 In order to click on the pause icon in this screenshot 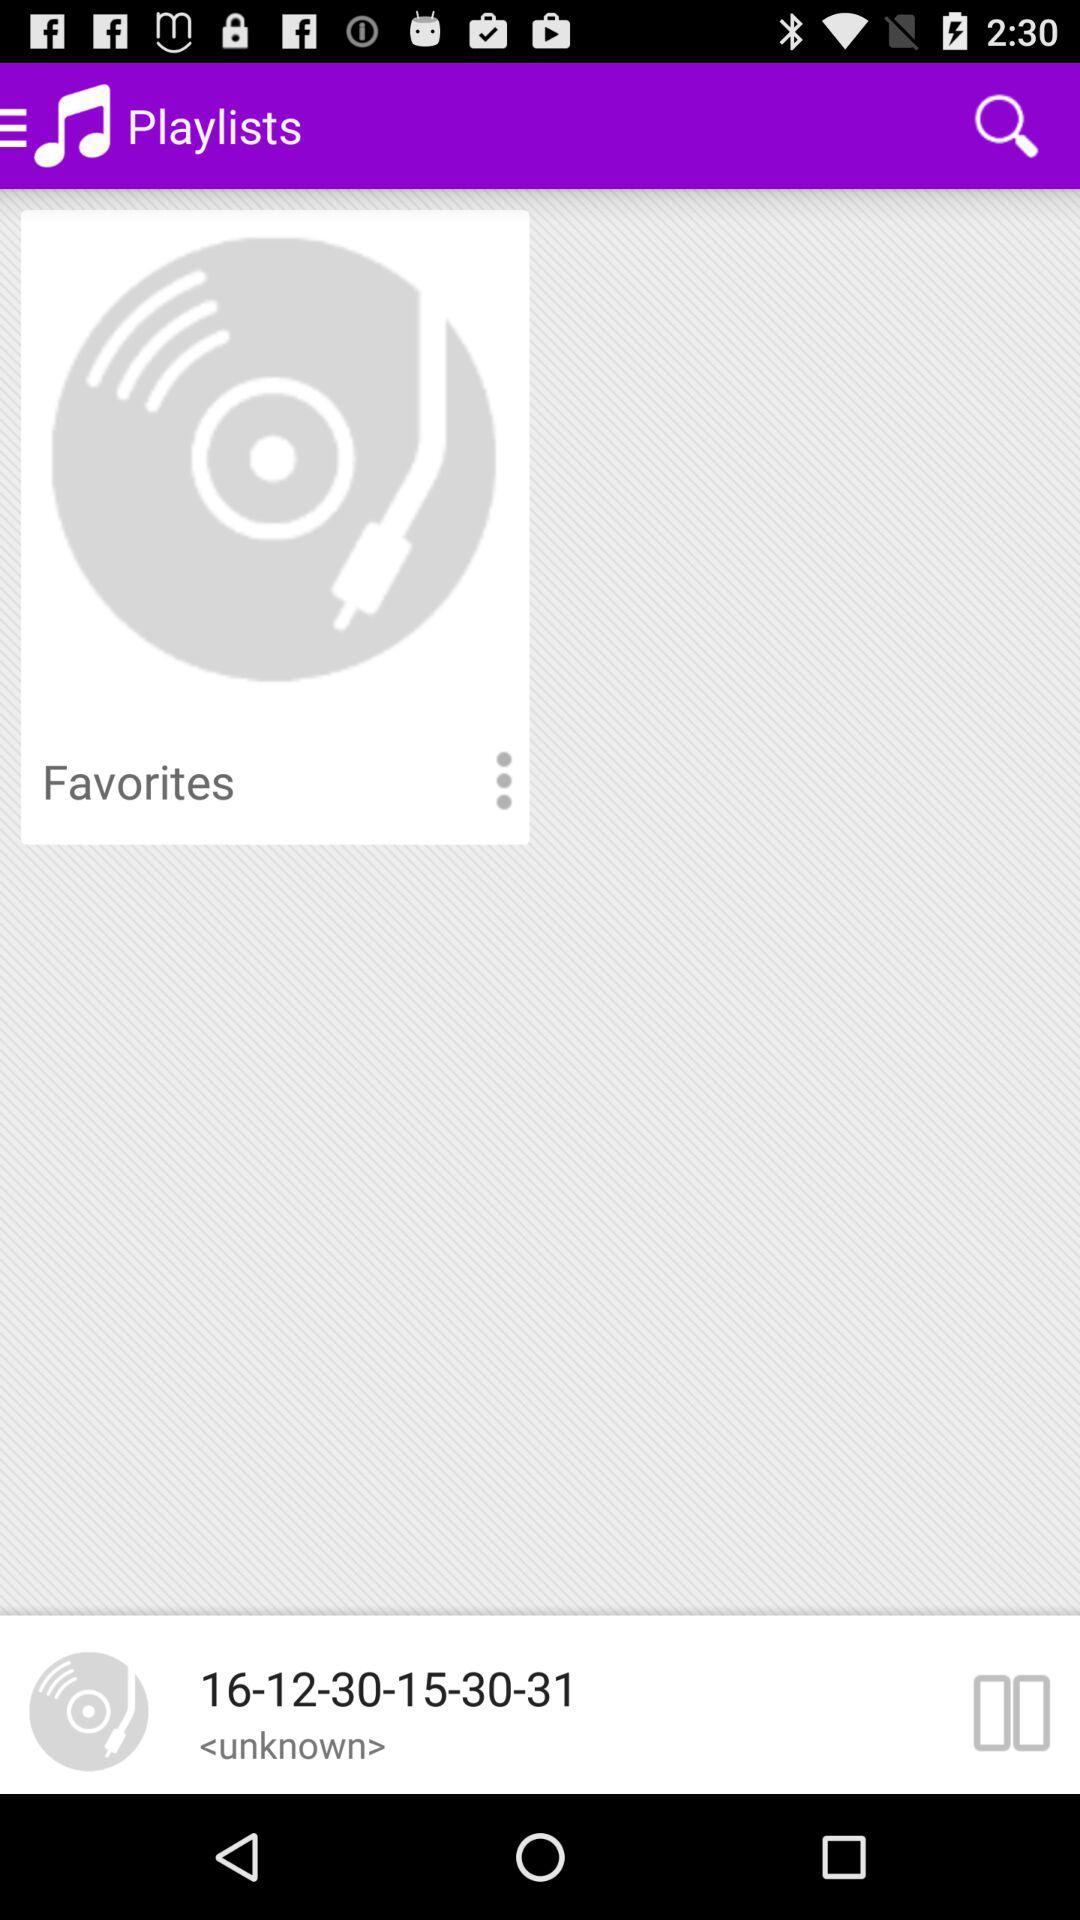, I will do `click(1019, 1824)`.